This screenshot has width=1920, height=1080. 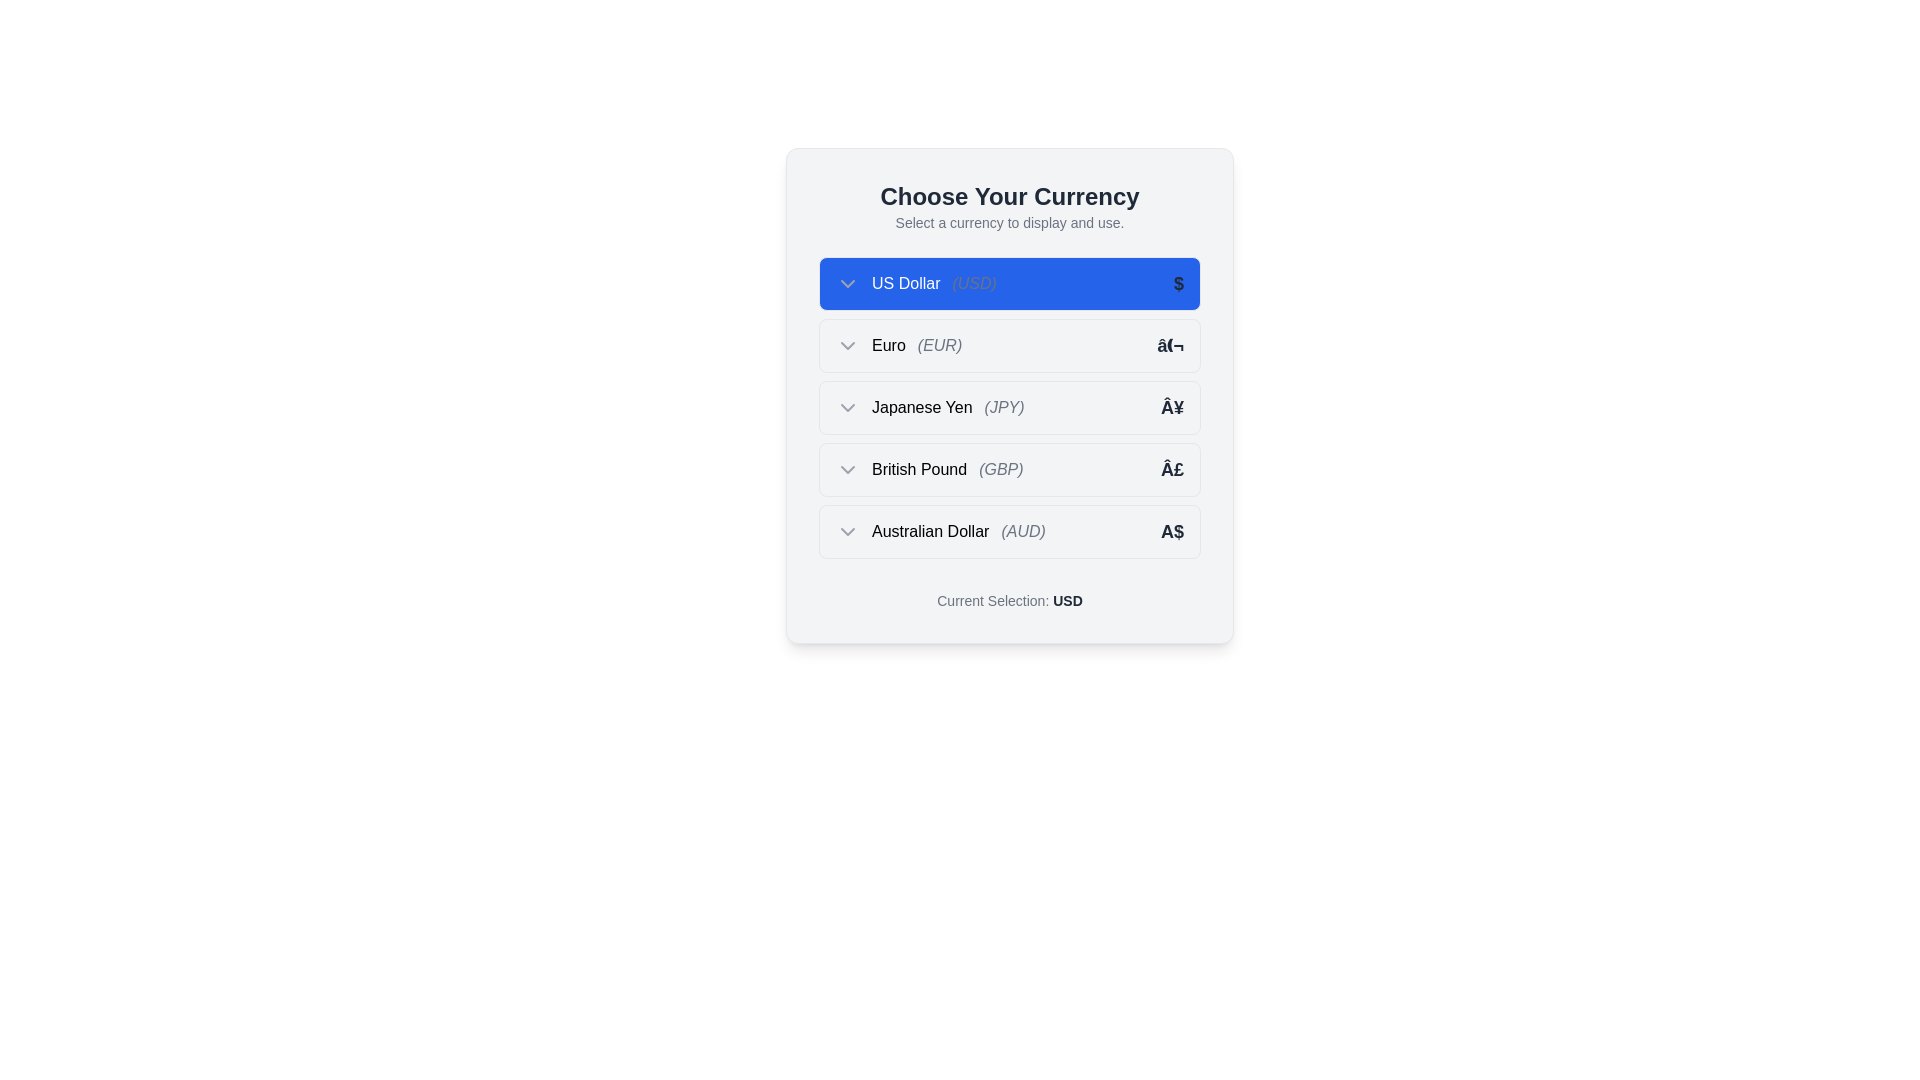 What do you see at coordinates (1009, 396) in the screenshot?
I see `the selectable item for Japanese Yen in the dropdown list` at bounding box center [1009, 396].